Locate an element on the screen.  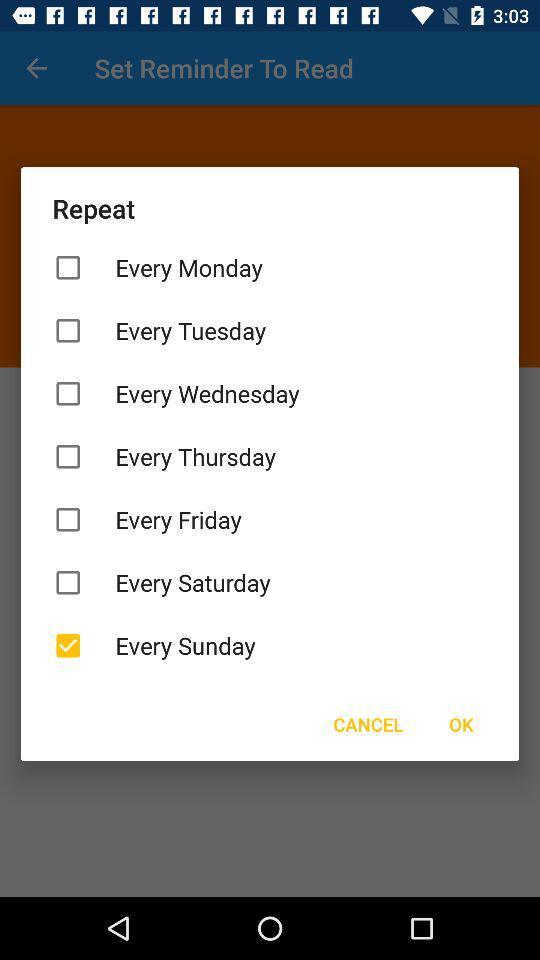
item below the every friday icon is located at coordinates (270, 582).